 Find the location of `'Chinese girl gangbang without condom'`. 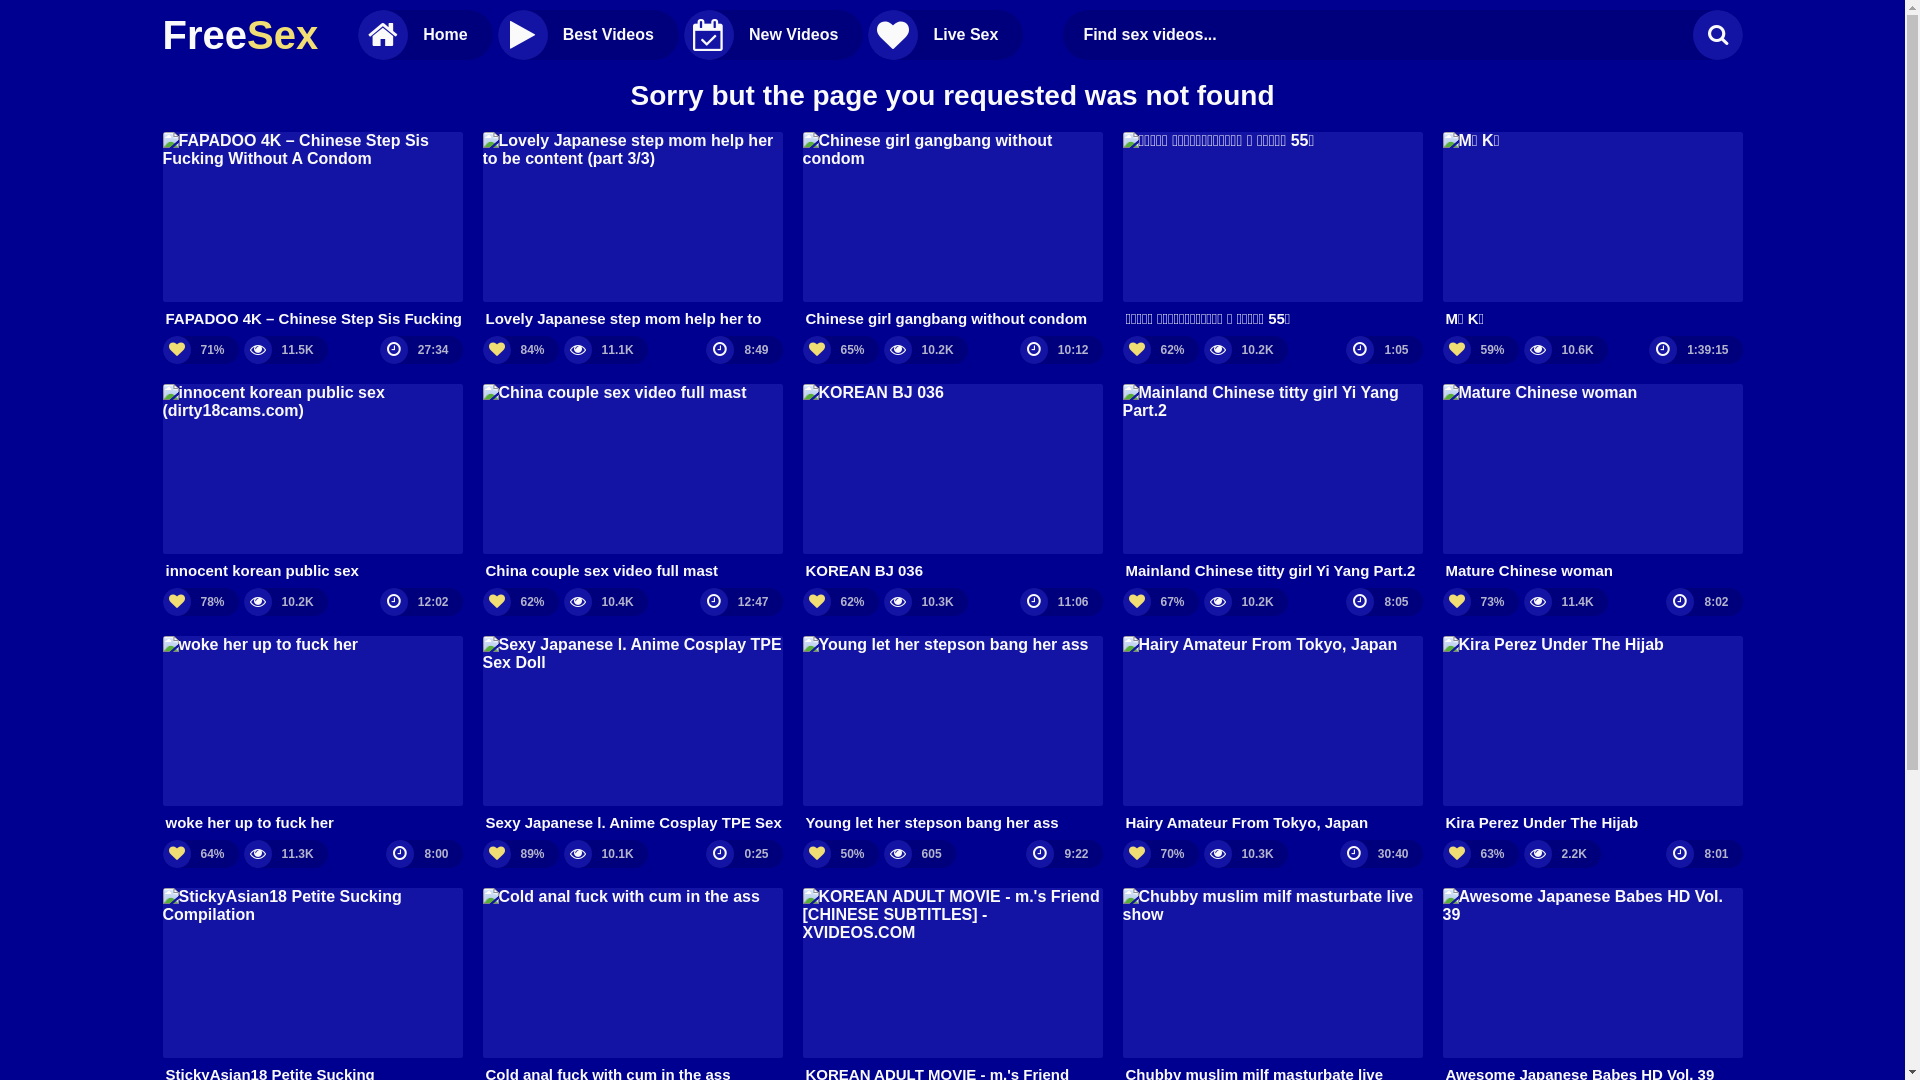

'Chinese girl gangbang without condom' is located at coordinates (950, 229).